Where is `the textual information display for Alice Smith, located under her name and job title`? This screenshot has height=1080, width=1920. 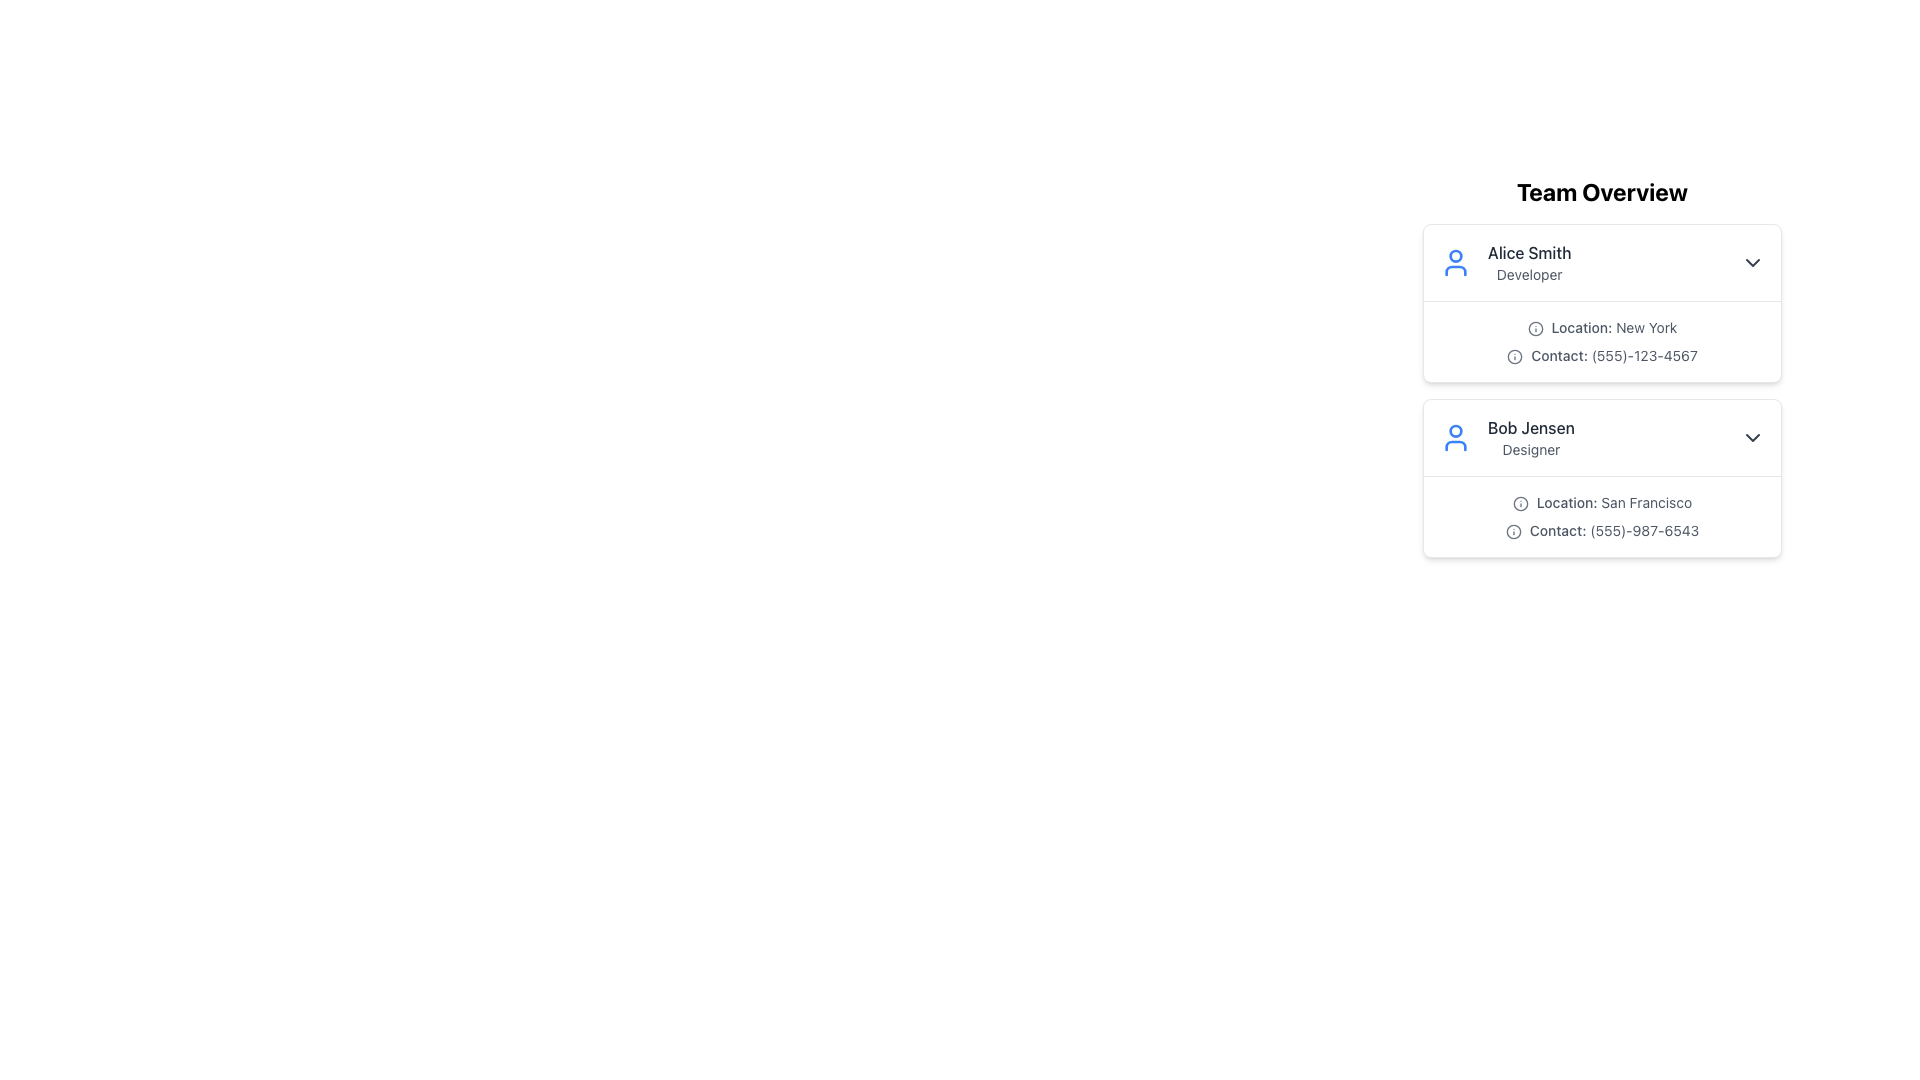 the textual information display for Alice Smith, located under her name and job title is located at coordinates (1602, 341).